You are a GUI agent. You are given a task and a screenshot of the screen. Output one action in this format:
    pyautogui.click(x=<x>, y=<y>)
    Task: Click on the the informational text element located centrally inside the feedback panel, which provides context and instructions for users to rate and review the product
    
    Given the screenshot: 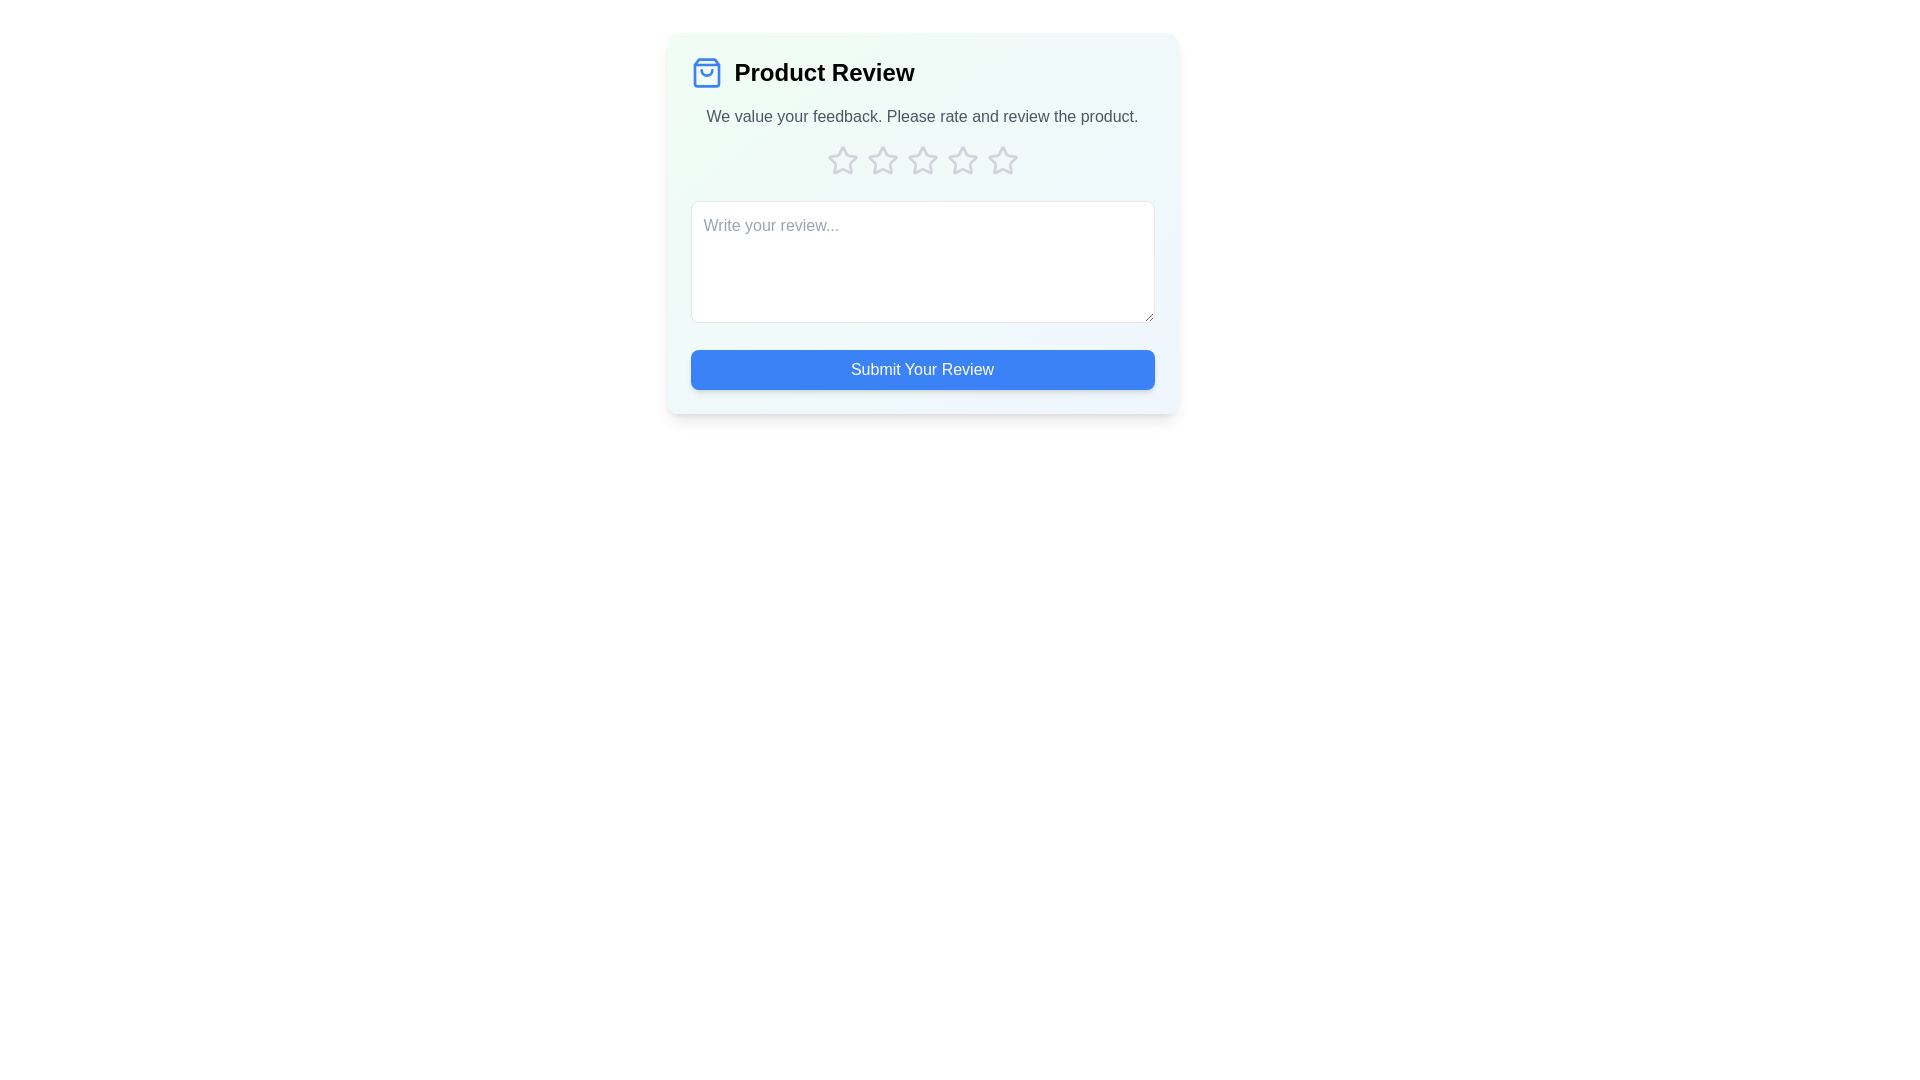 What is the action you would take?
    pyautogui.click(x=921, y=116)
    